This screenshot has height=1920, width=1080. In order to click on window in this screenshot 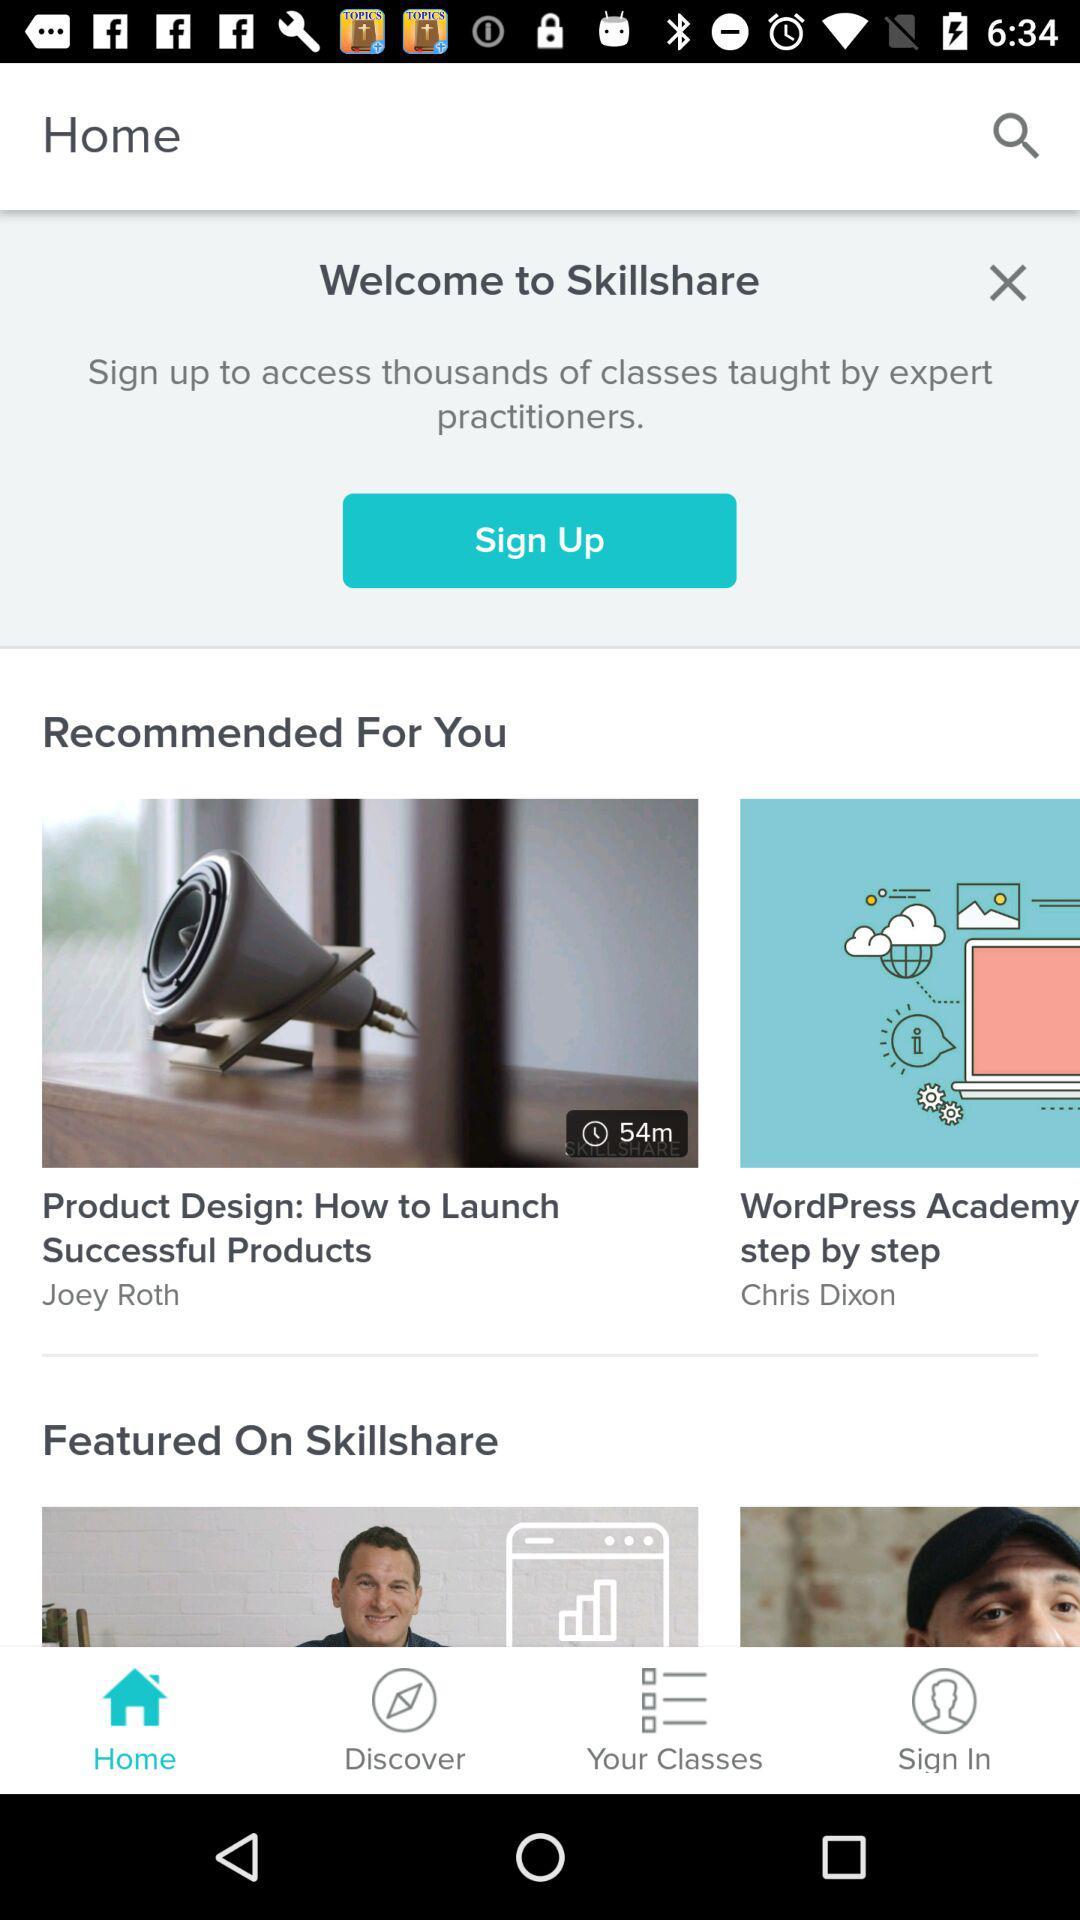, I will do `click(1007, 281)`.